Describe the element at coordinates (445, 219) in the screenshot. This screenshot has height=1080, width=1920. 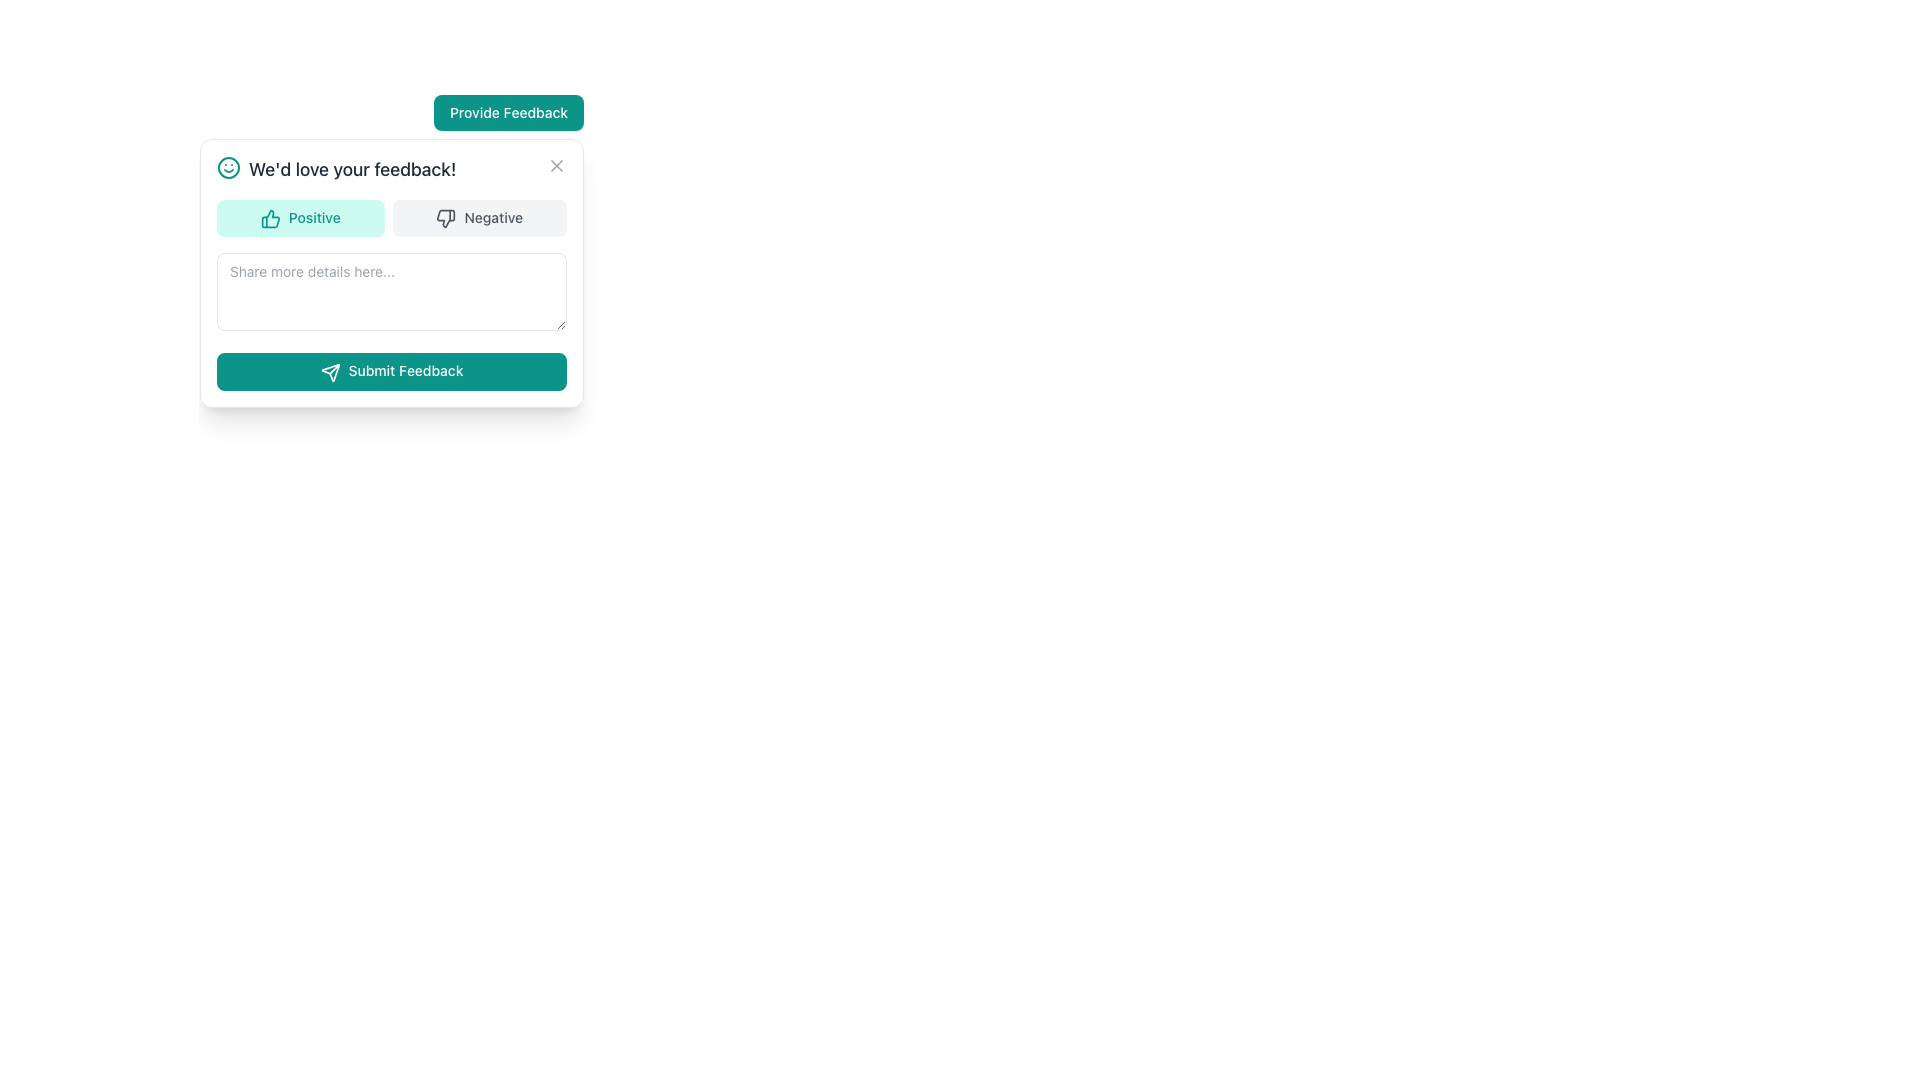
I see `the thumbs down icon located within the 'Negative' button, which serves as a visual indicator for the button's purpose` at that location.